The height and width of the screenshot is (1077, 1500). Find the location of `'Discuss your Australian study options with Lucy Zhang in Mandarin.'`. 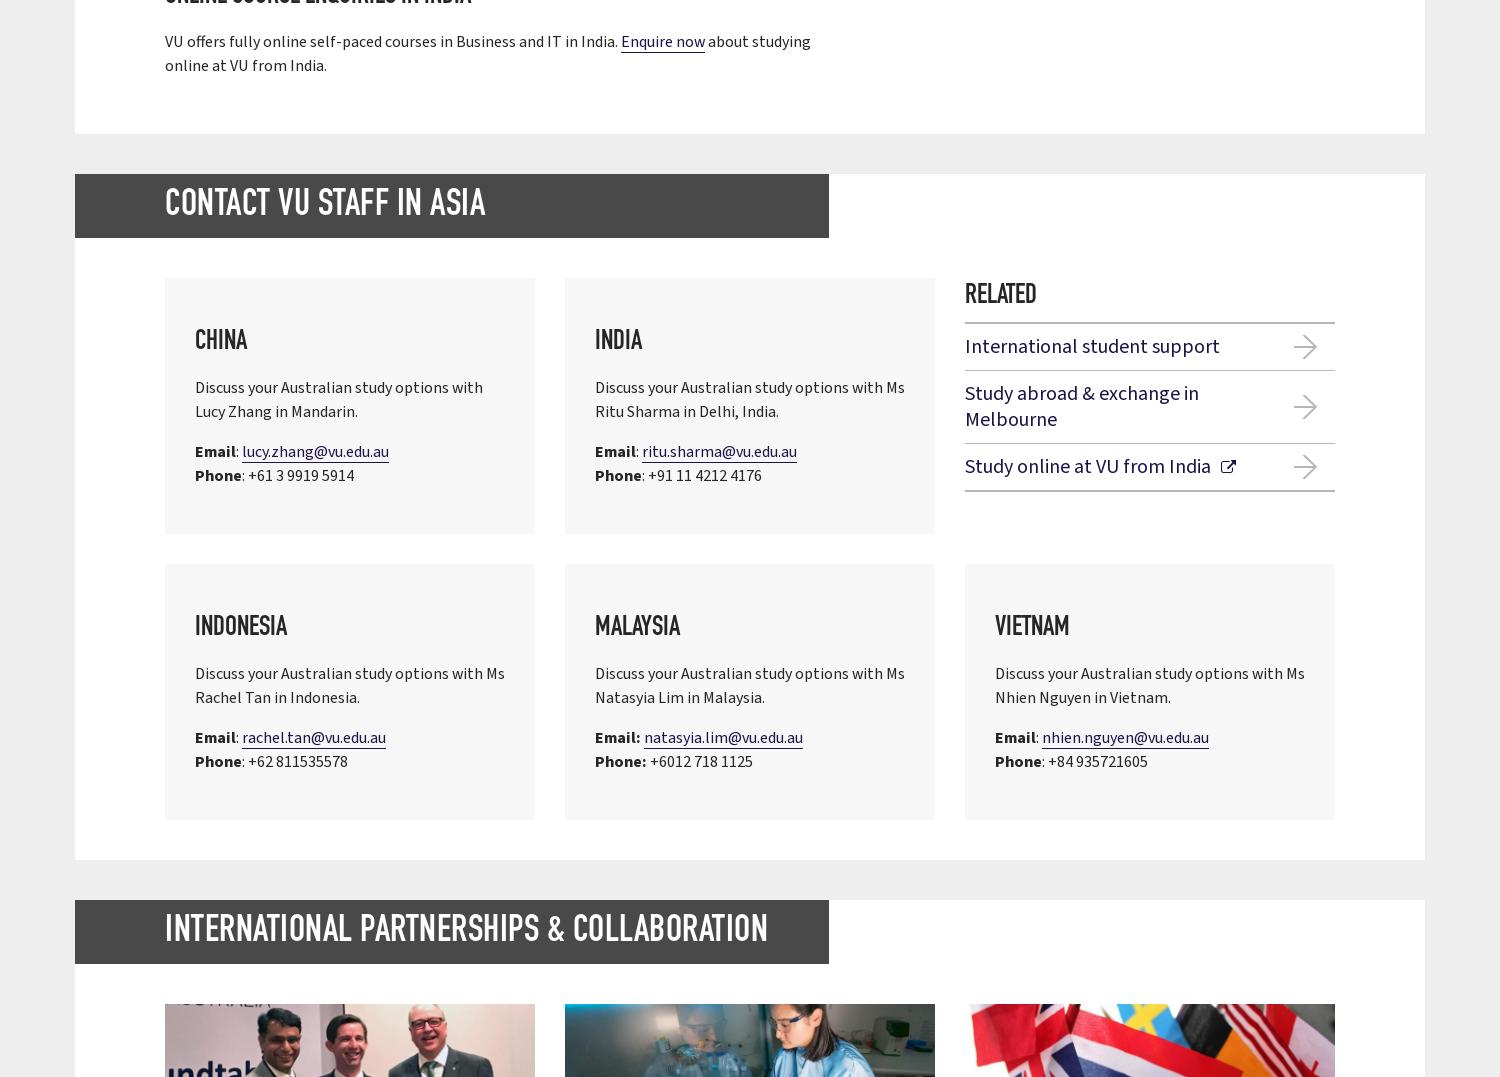

'Discuss your Australian study options with Lucy Zhang in Mandarin.' is located at coordinates (338, 399).